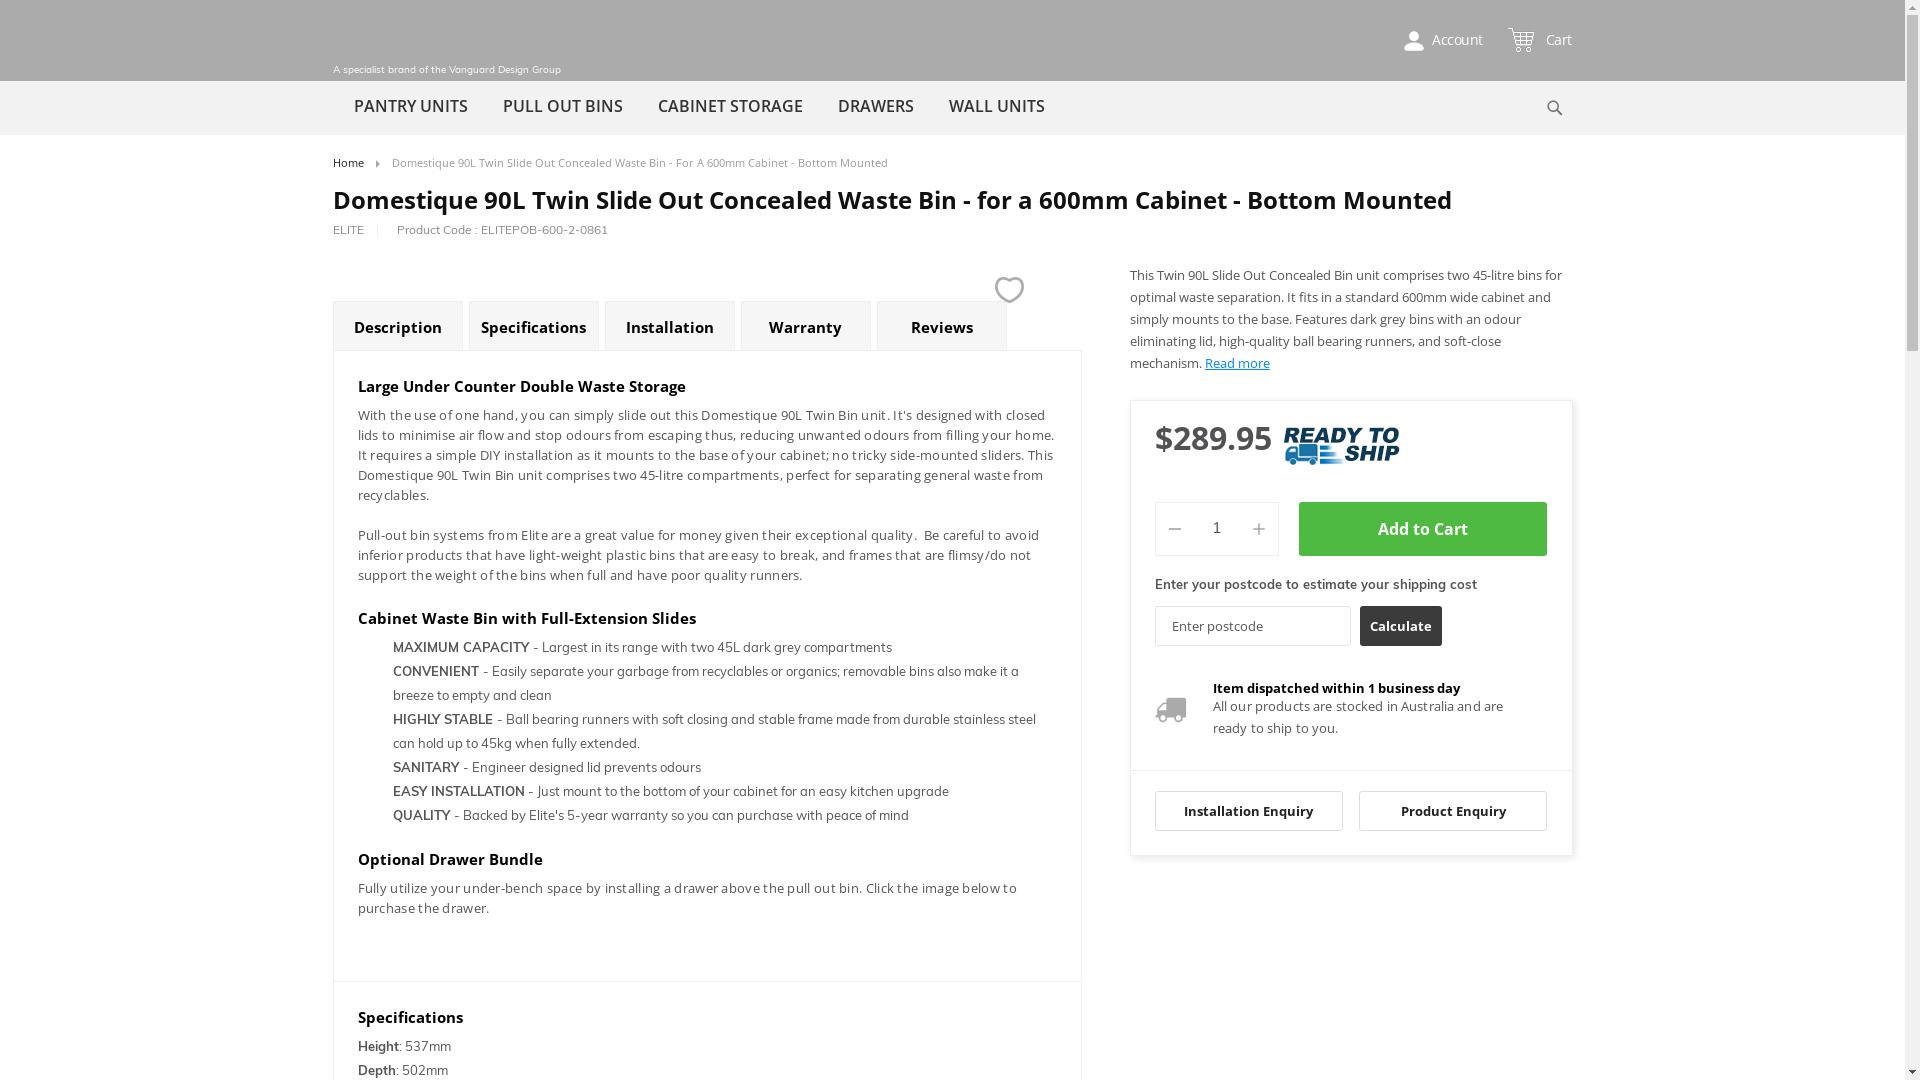  I want to click on 'PANTRY UNITS', so click(408, 105).